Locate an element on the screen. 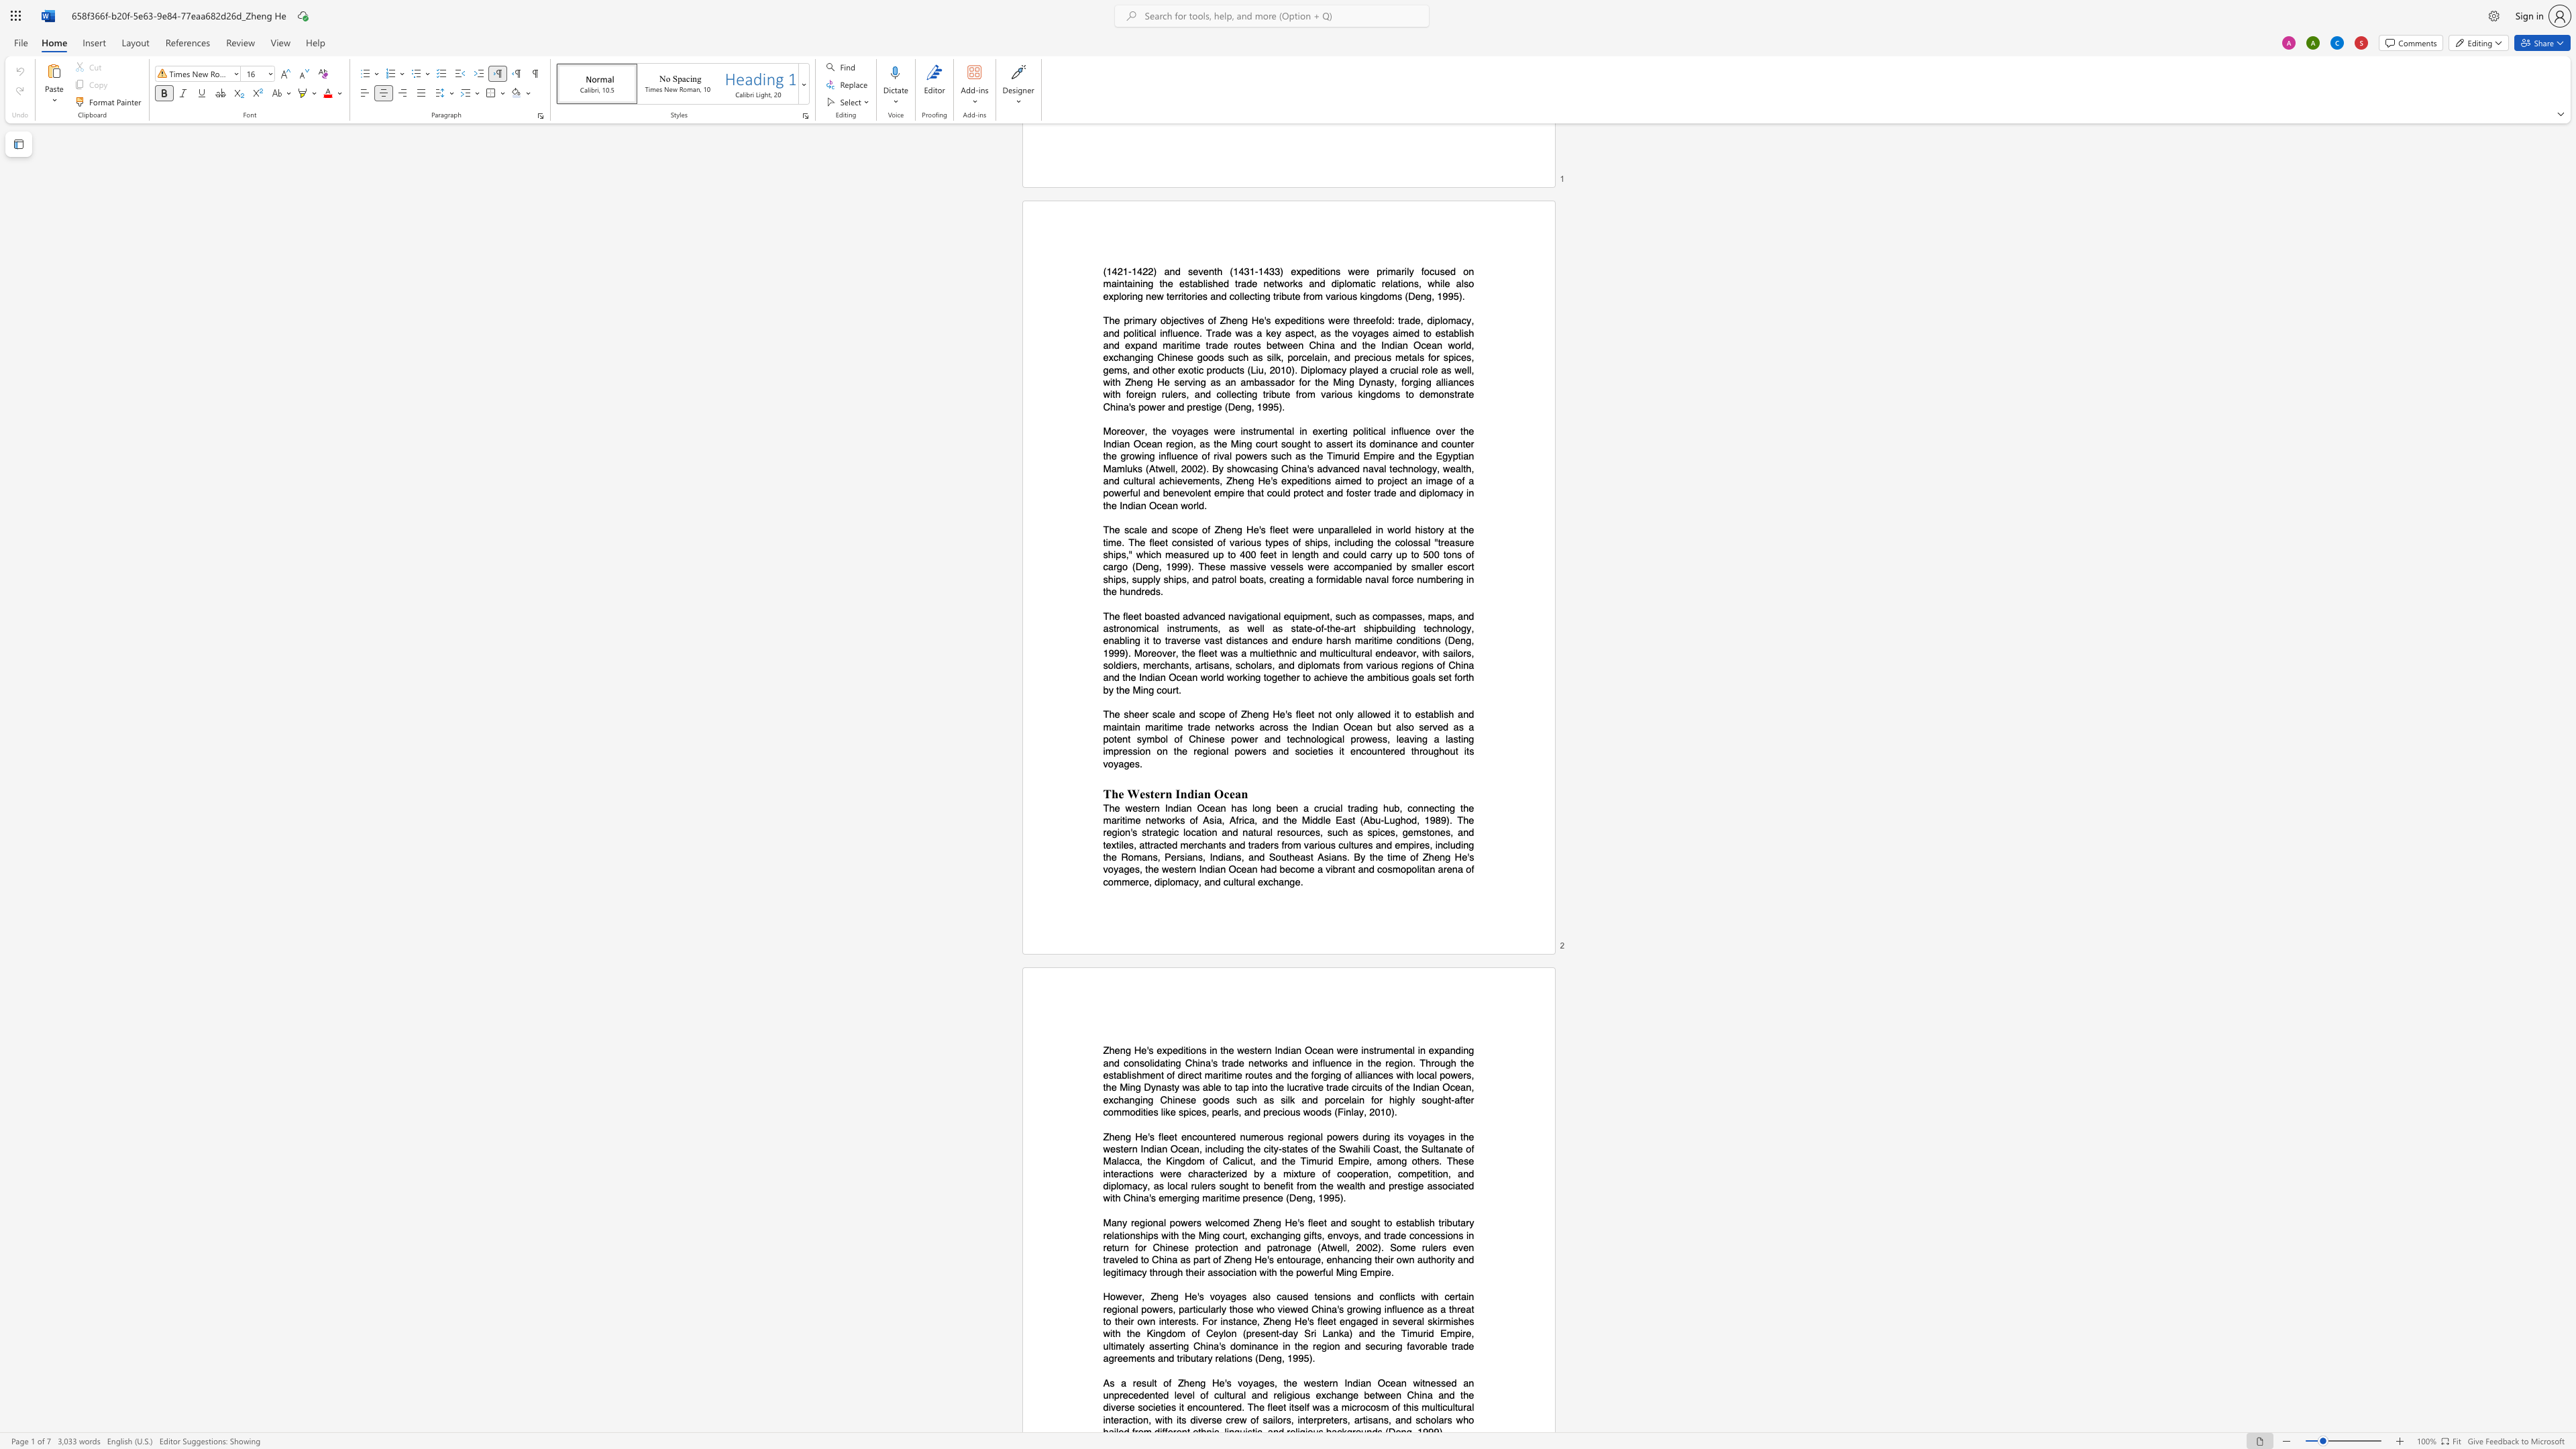  the subset text "terized by a mixture of cooperation, competition, an" within the text ", and the Timurid Empire, among others. These interactions were characterized by a mixture of cooperation, competition, and diplomacy, as local rulers sought to" is located at coordinates (1218, 1173).